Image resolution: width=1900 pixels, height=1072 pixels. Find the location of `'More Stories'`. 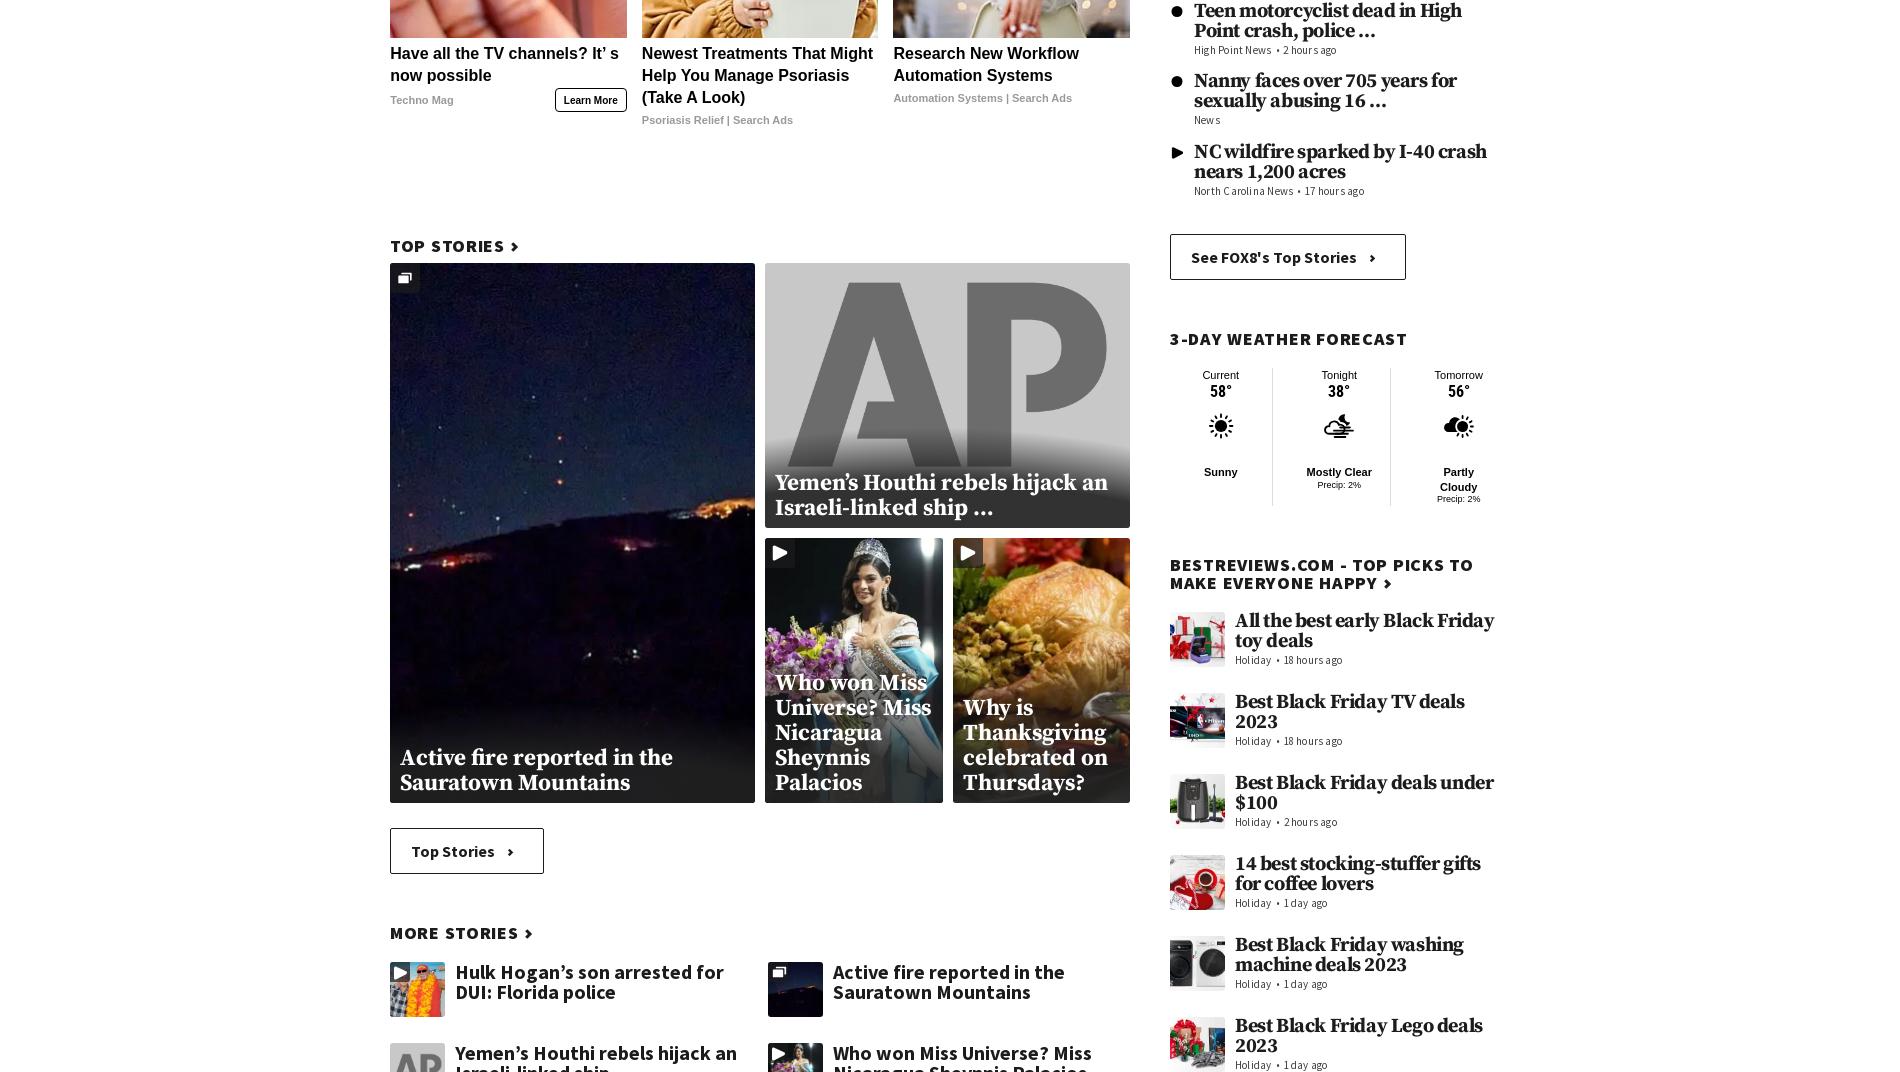

'More Stories' is located at coordinates (389, 932).